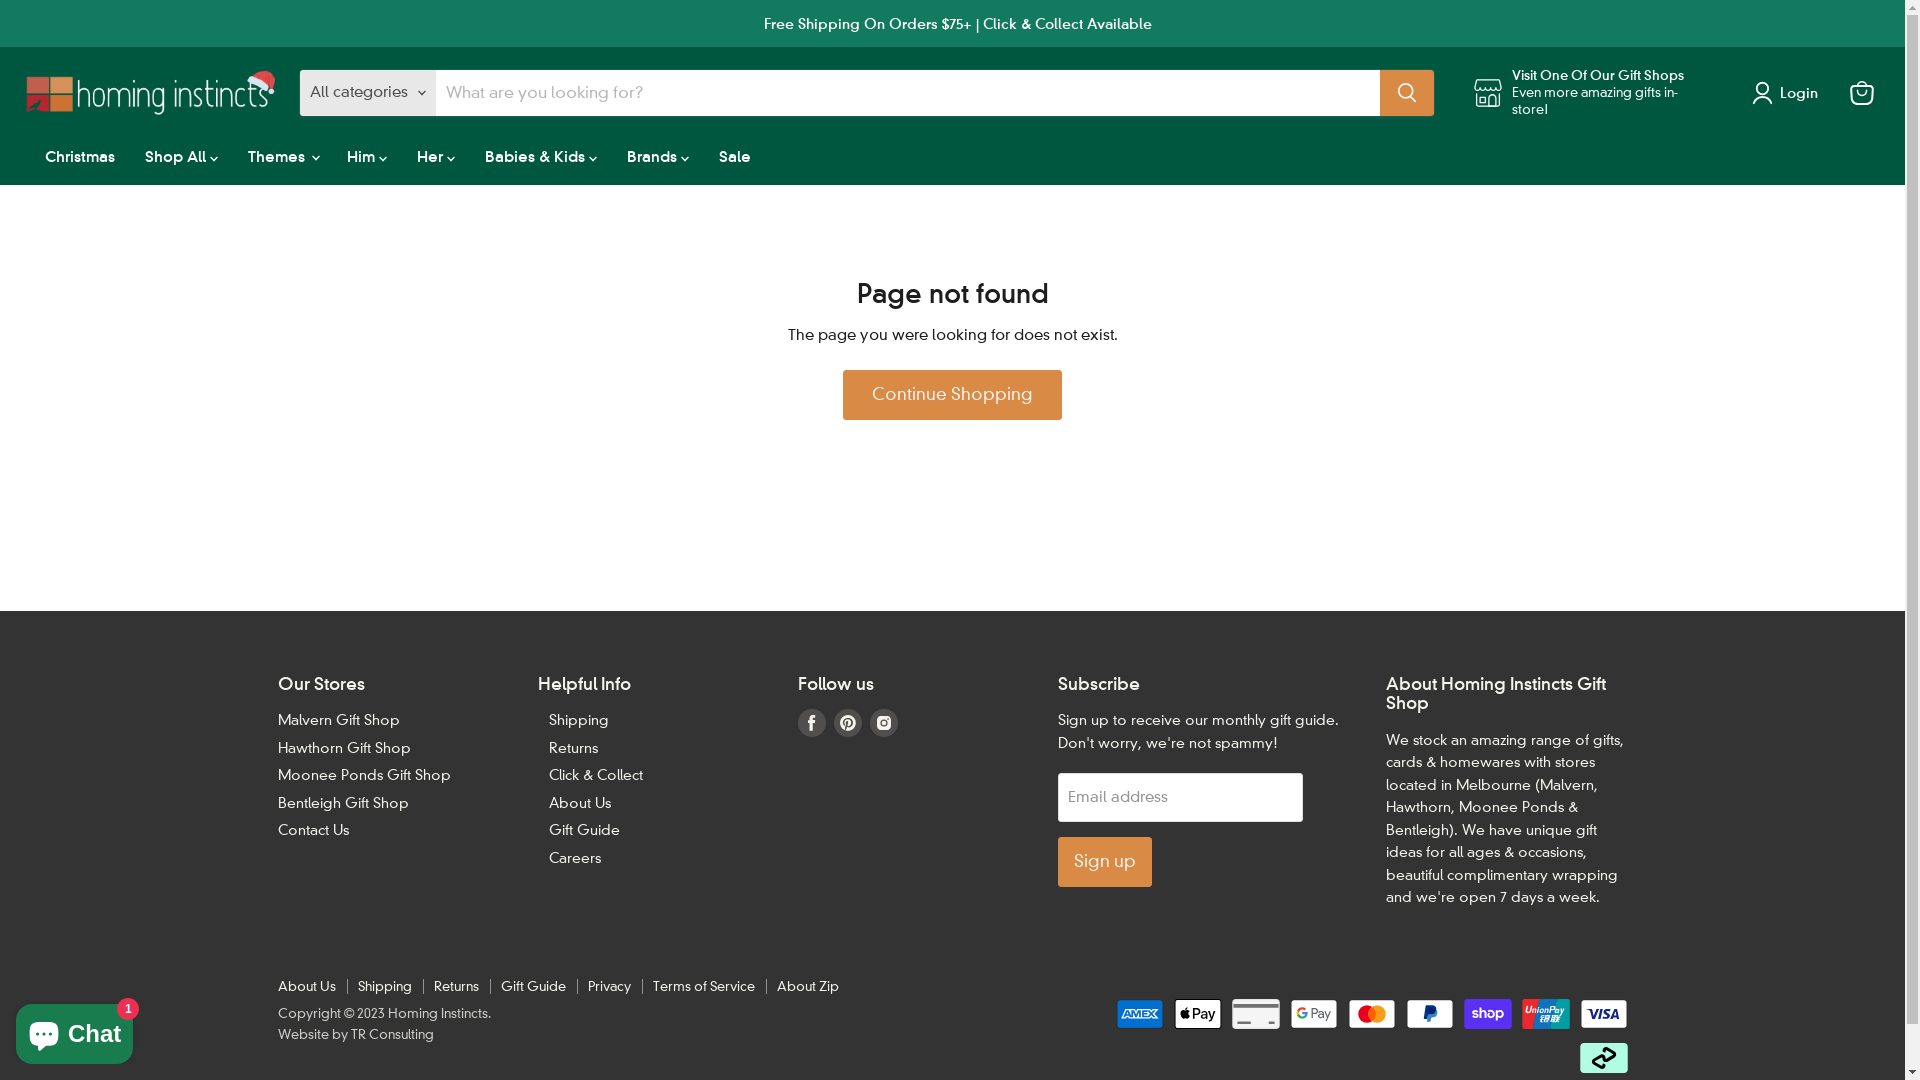 Image resolution: width=1920 pixels, height=1080 pixels. Describe the element at coordinates (951, 394) in the screenshot. I see `'Continue Shopping'` at that location.